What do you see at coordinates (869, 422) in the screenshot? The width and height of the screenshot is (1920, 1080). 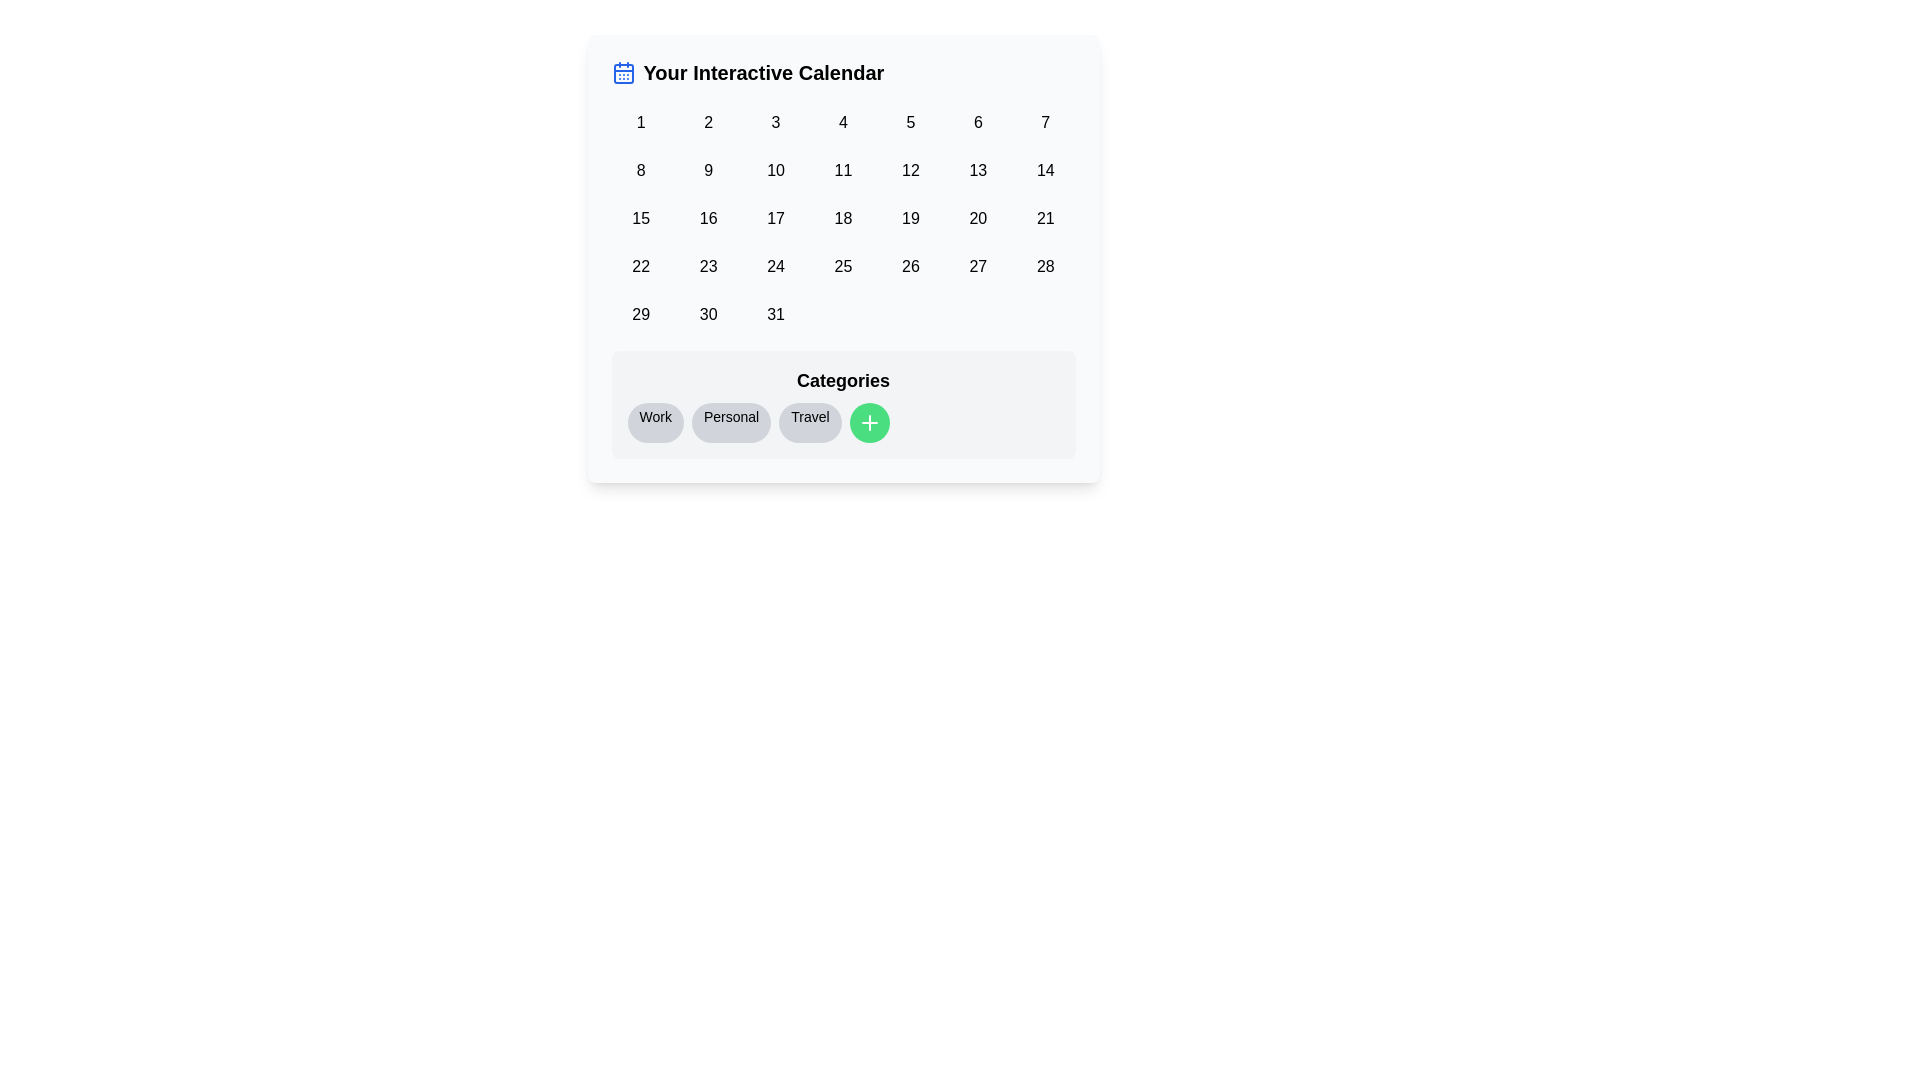 I see `the fourth button` at bounding box center [869, 422].